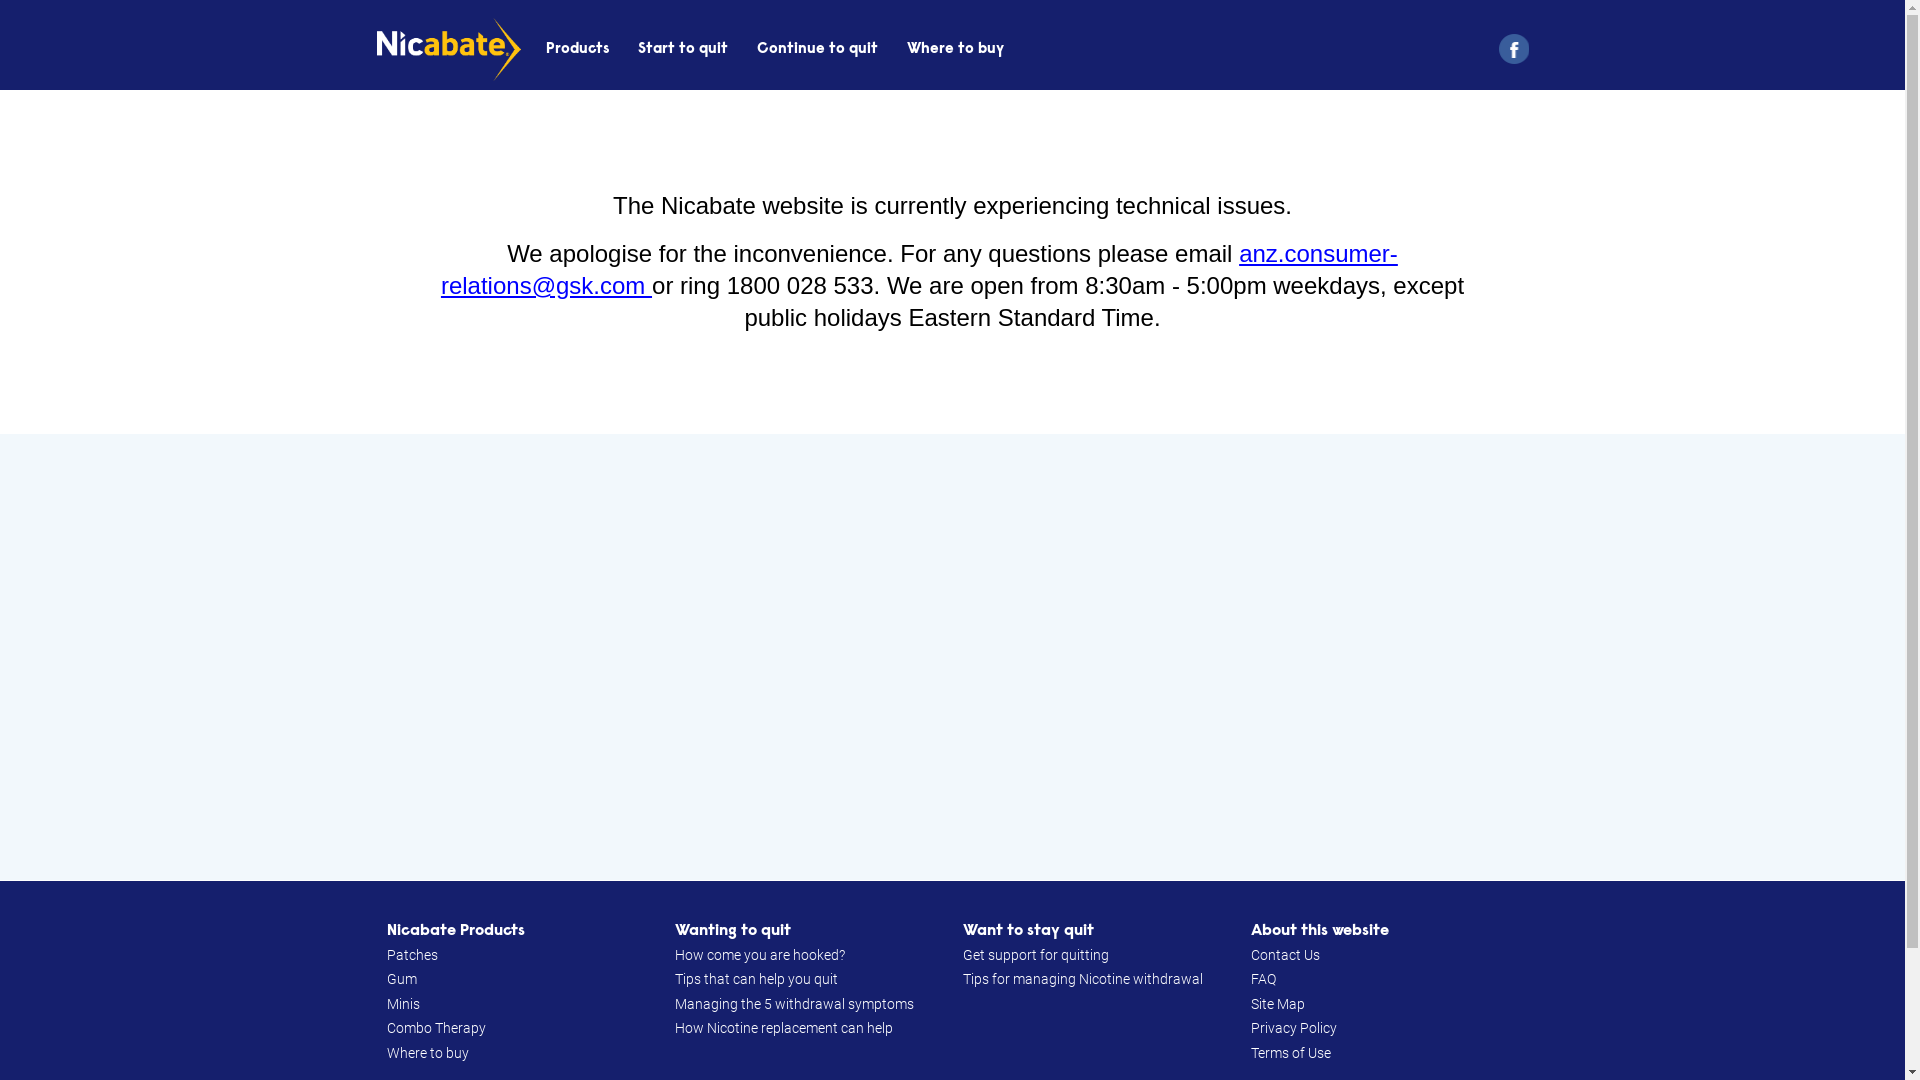 Image resolution: width=1920 pixels, height=1080 pixels. Describe the element at coordinates (673, 978) in the screenshot. I see `'Tips that can help you quit'` at that location.